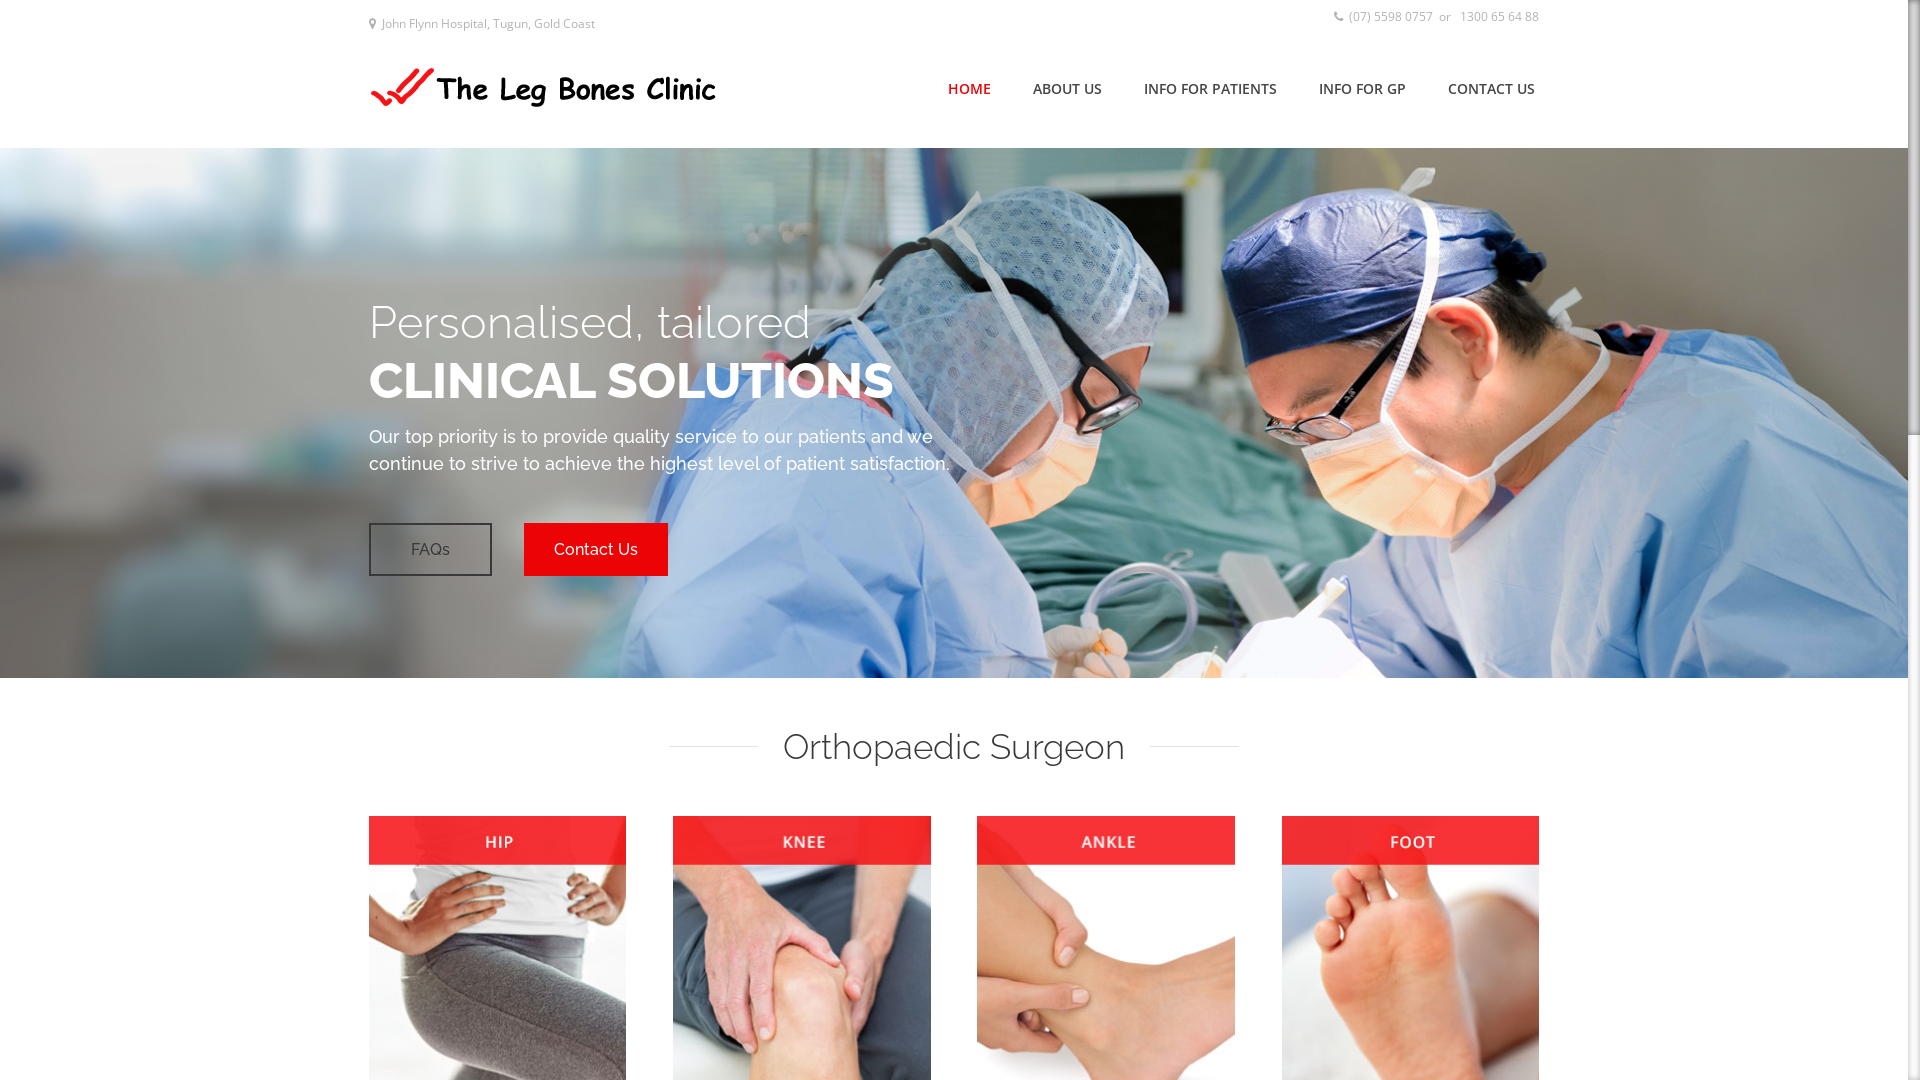 Image resolution: width=1920 pixels, height=1080 pixels. I want to click on 'INFO FOR PATIENTS', so click(1209, 87).